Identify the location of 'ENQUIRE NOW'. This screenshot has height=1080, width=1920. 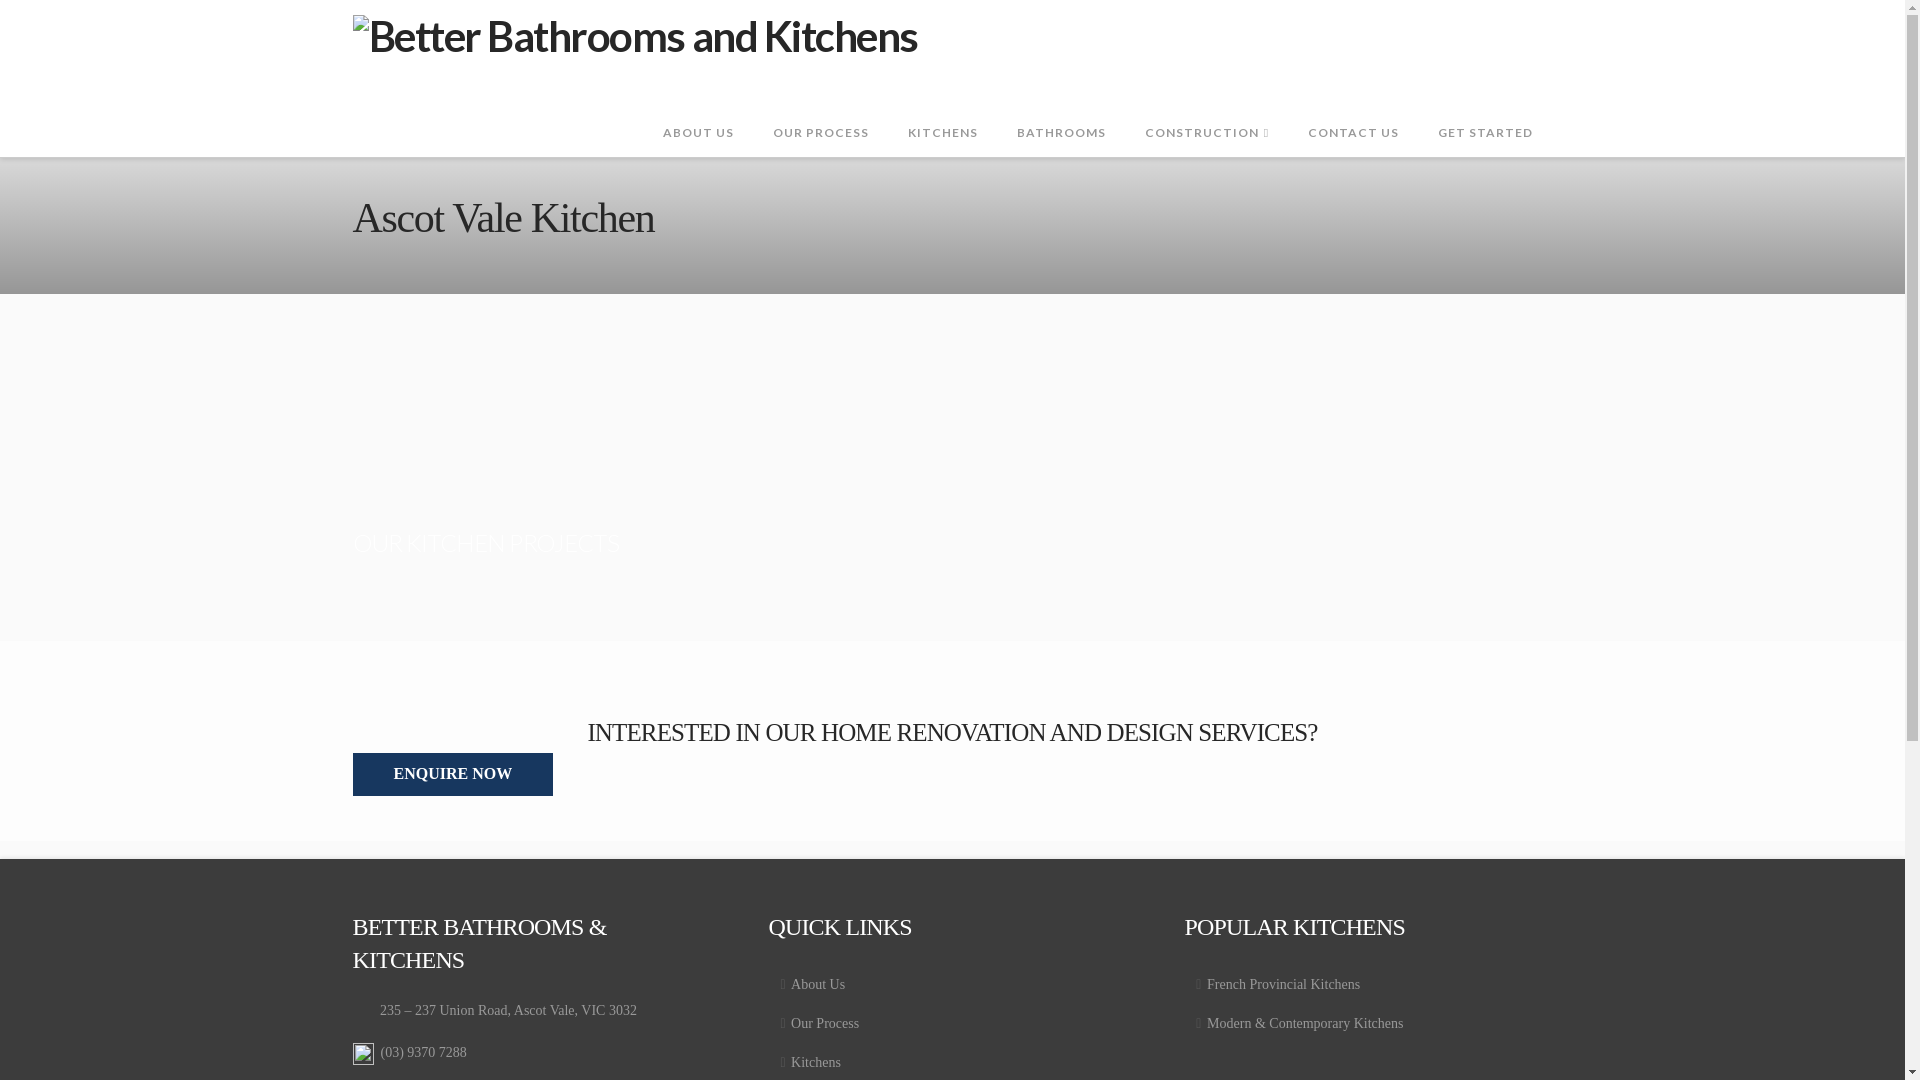
(451, 773).